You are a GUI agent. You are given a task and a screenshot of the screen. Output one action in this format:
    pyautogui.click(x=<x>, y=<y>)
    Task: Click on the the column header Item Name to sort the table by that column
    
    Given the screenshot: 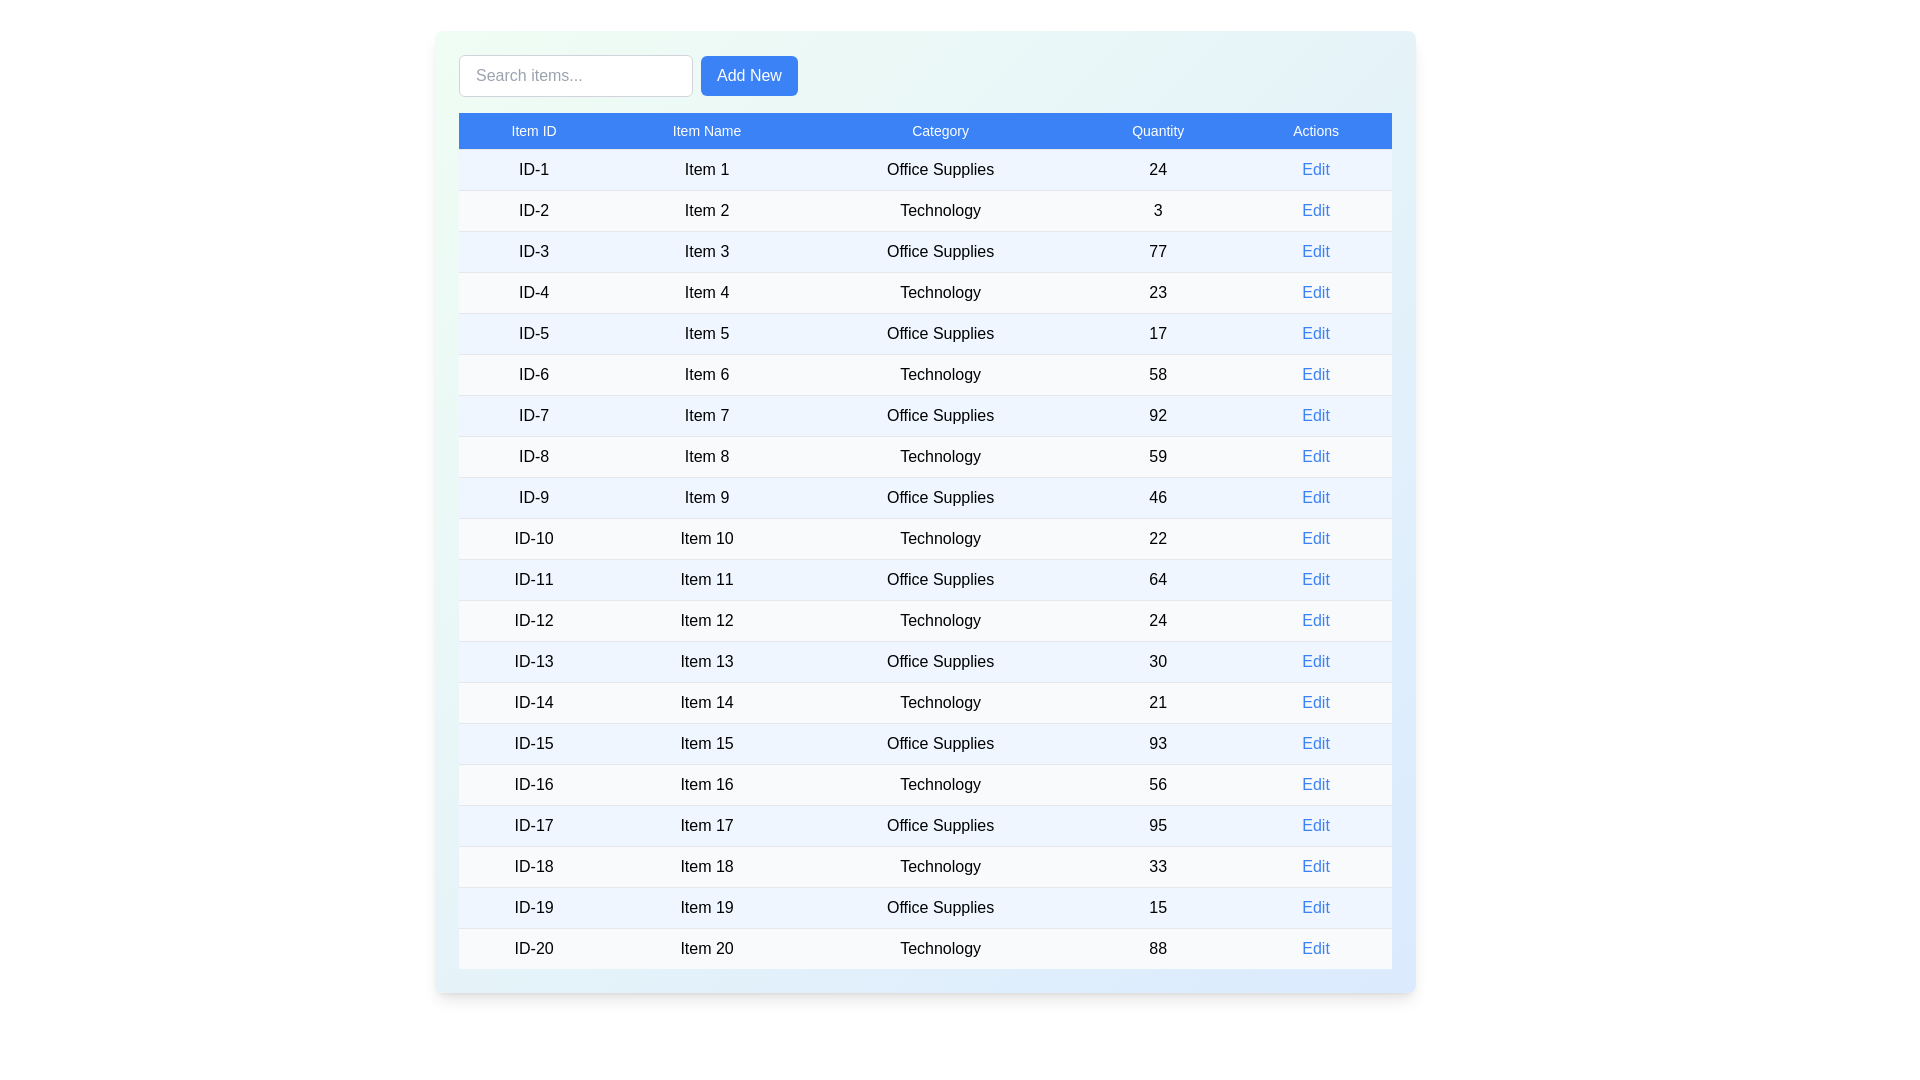 What is the action you would take?
    pyautogui.click(x=707, y=131)
    